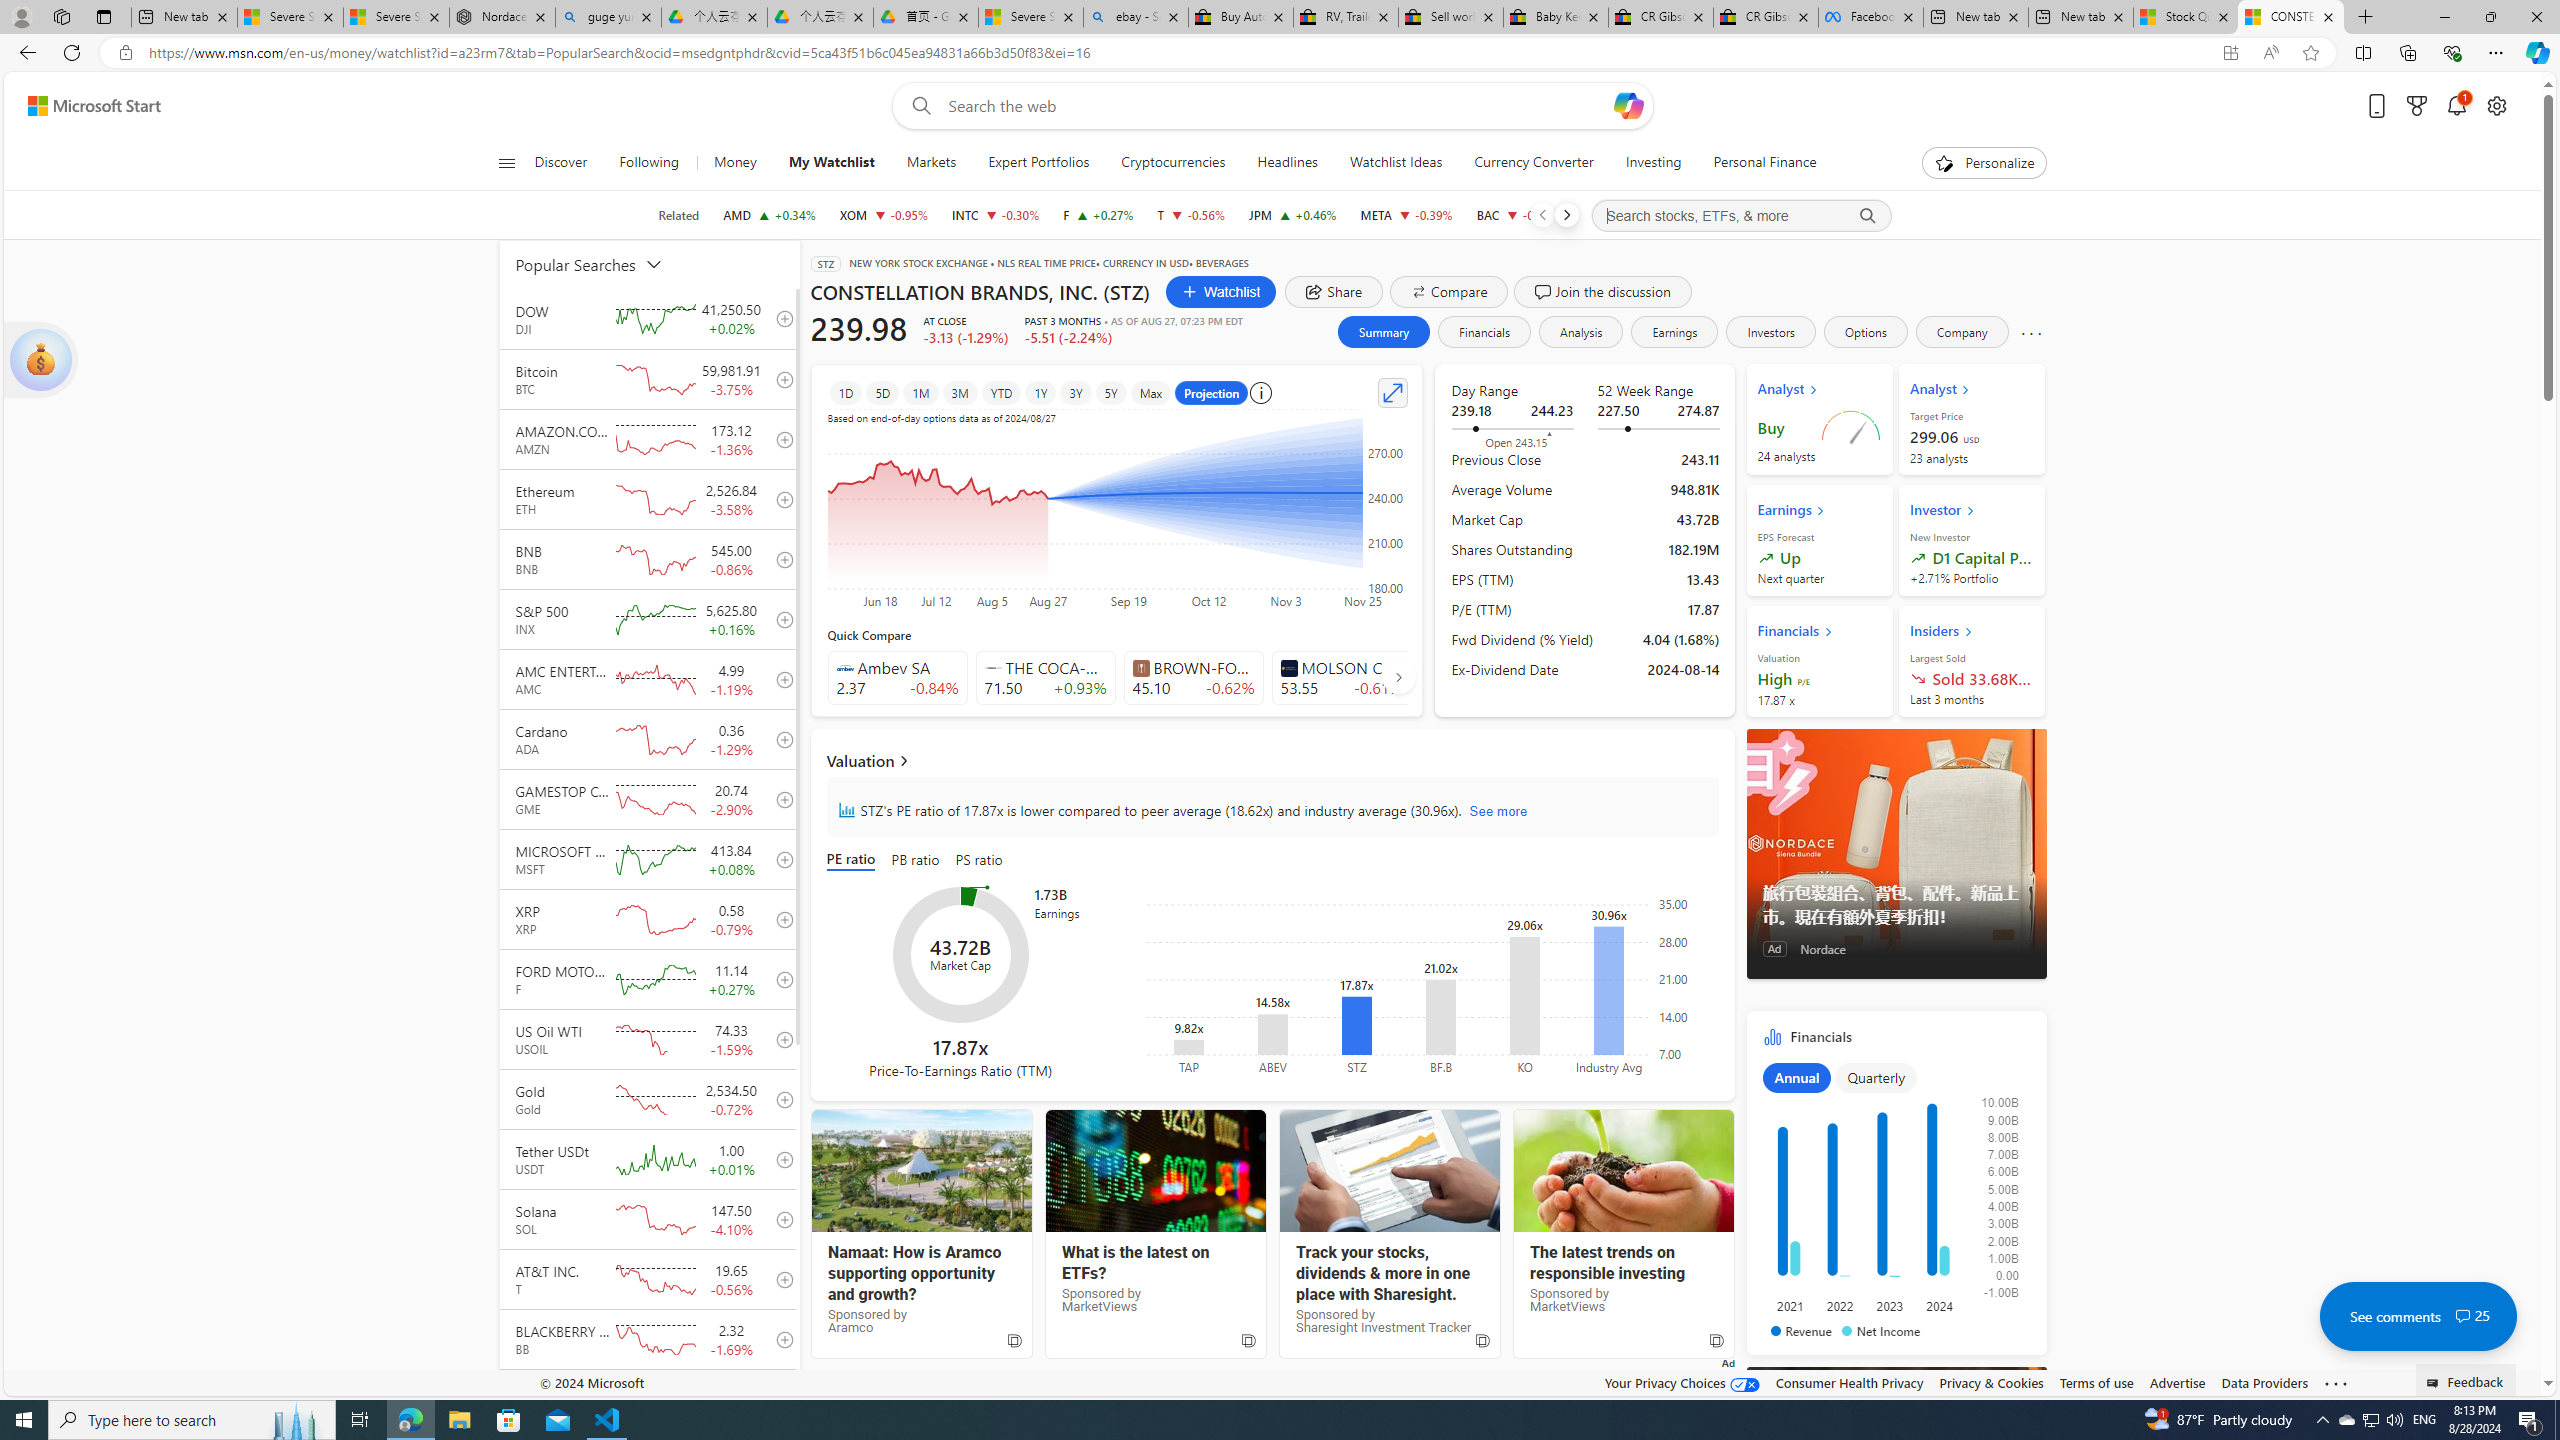  What do you see at coordinates (921, 392) in the screenshot?
I see `'1M'` at bounding box center [921, 392].